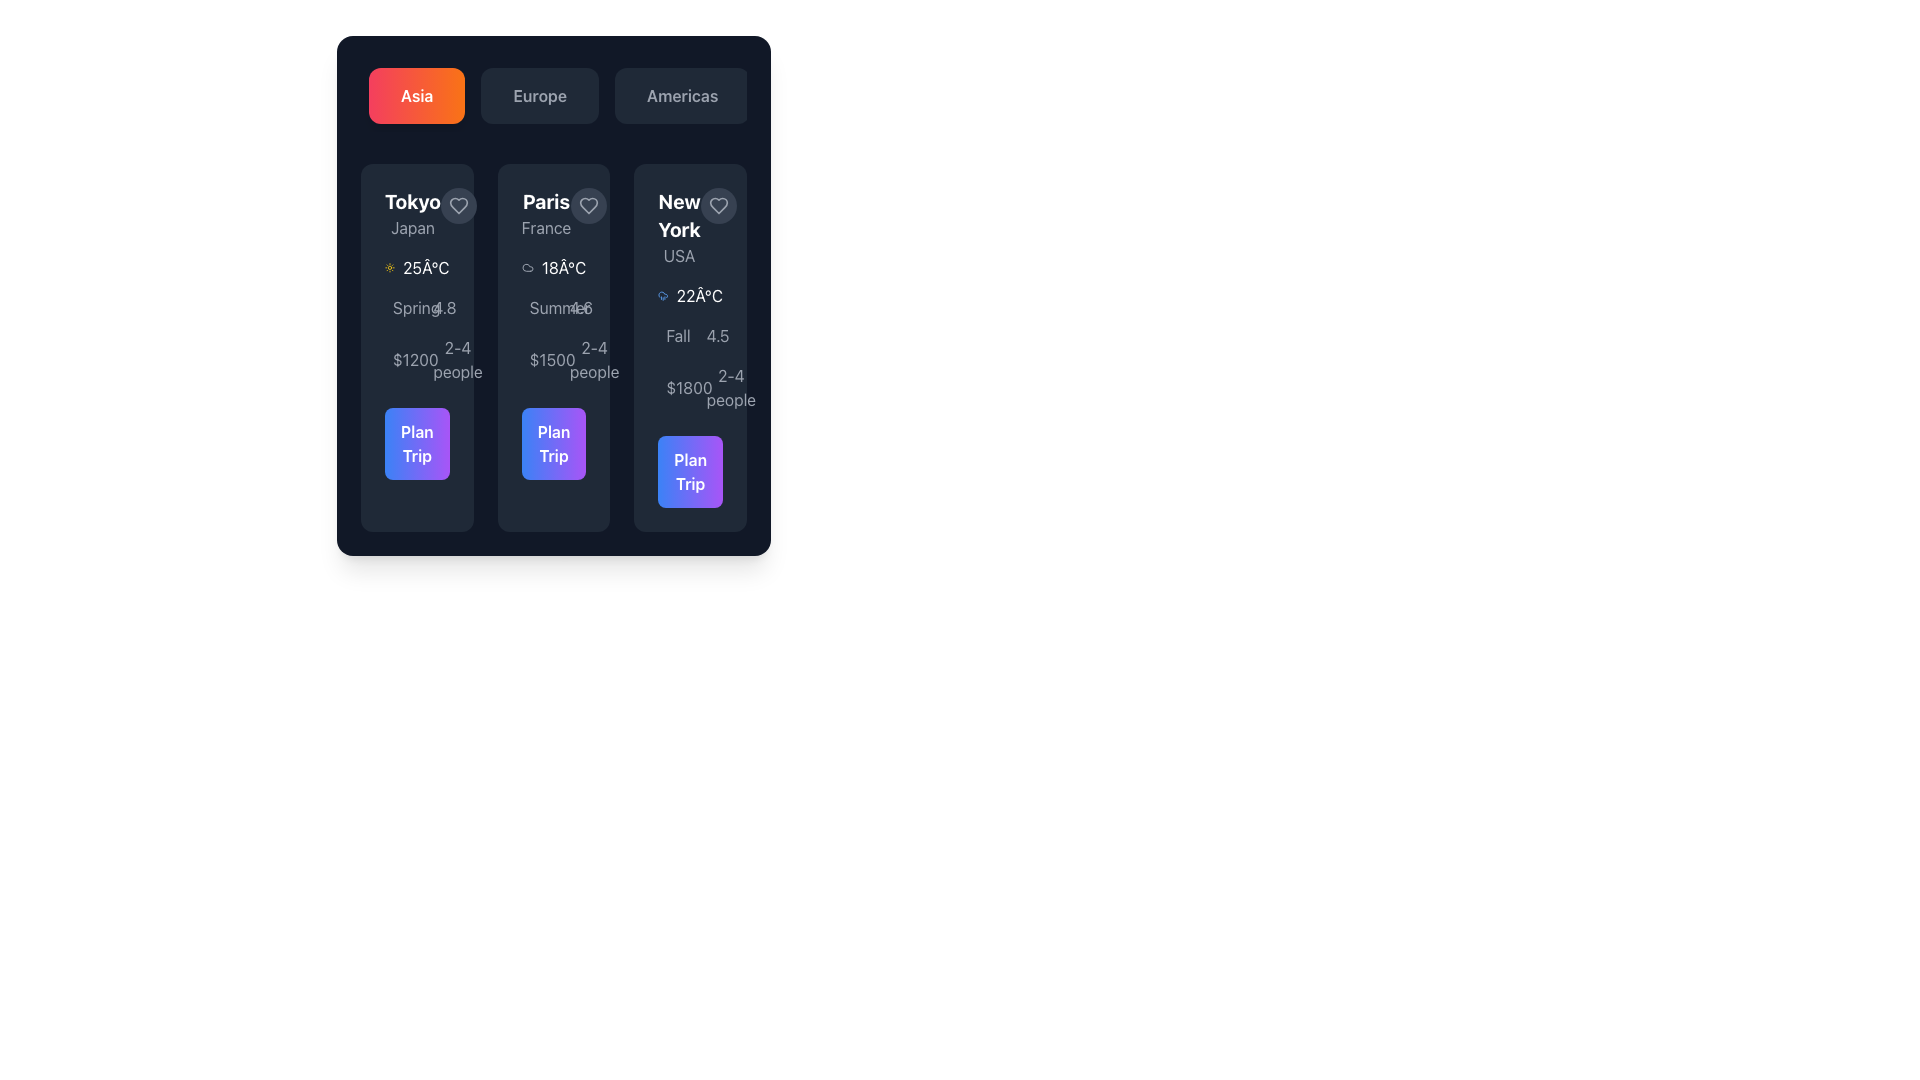  What do you see at coordinates (679, 254) in the screenshot?
I see `the text label 'USA', which is styled with a gray font color and located below the text 'New York' in the third column of a grid layout` at bounding box center [679, 254].